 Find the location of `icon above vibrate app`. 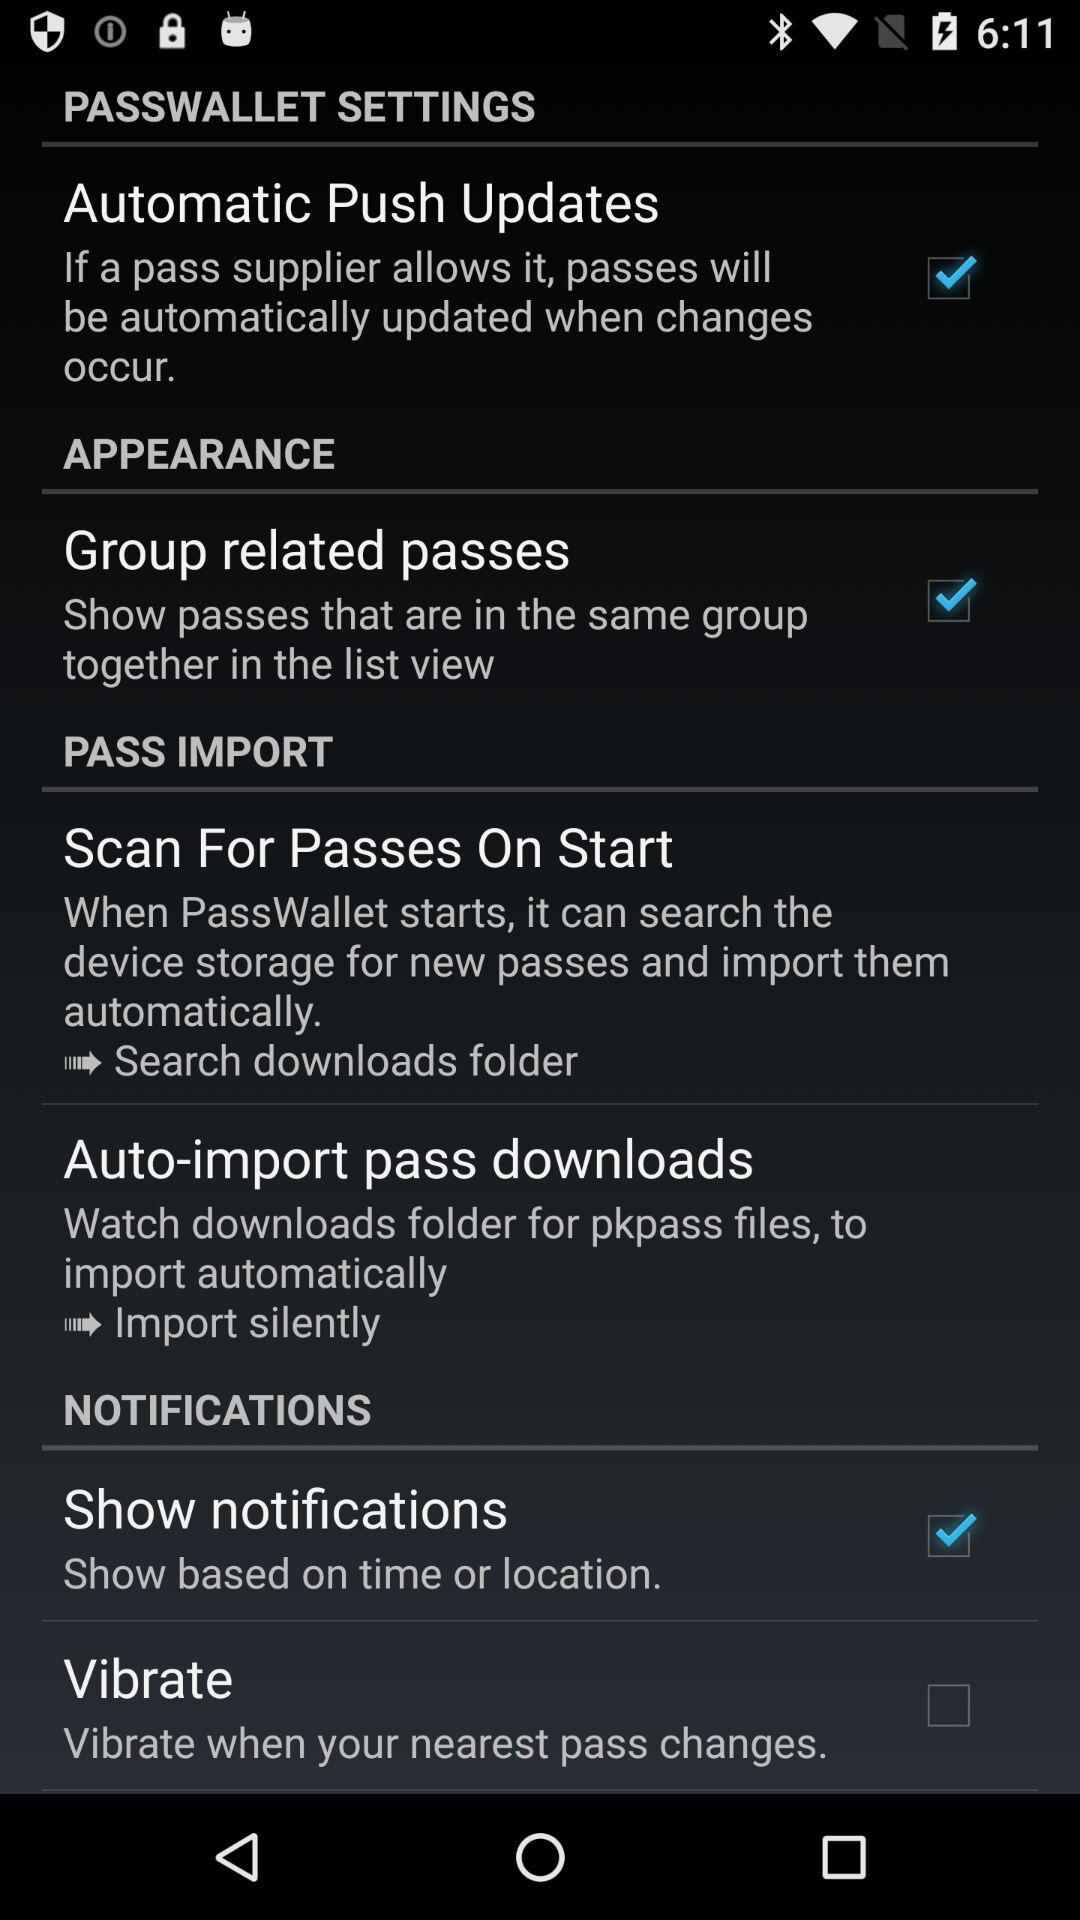

icon above vibrate app is located at coordinates (362, 1570).